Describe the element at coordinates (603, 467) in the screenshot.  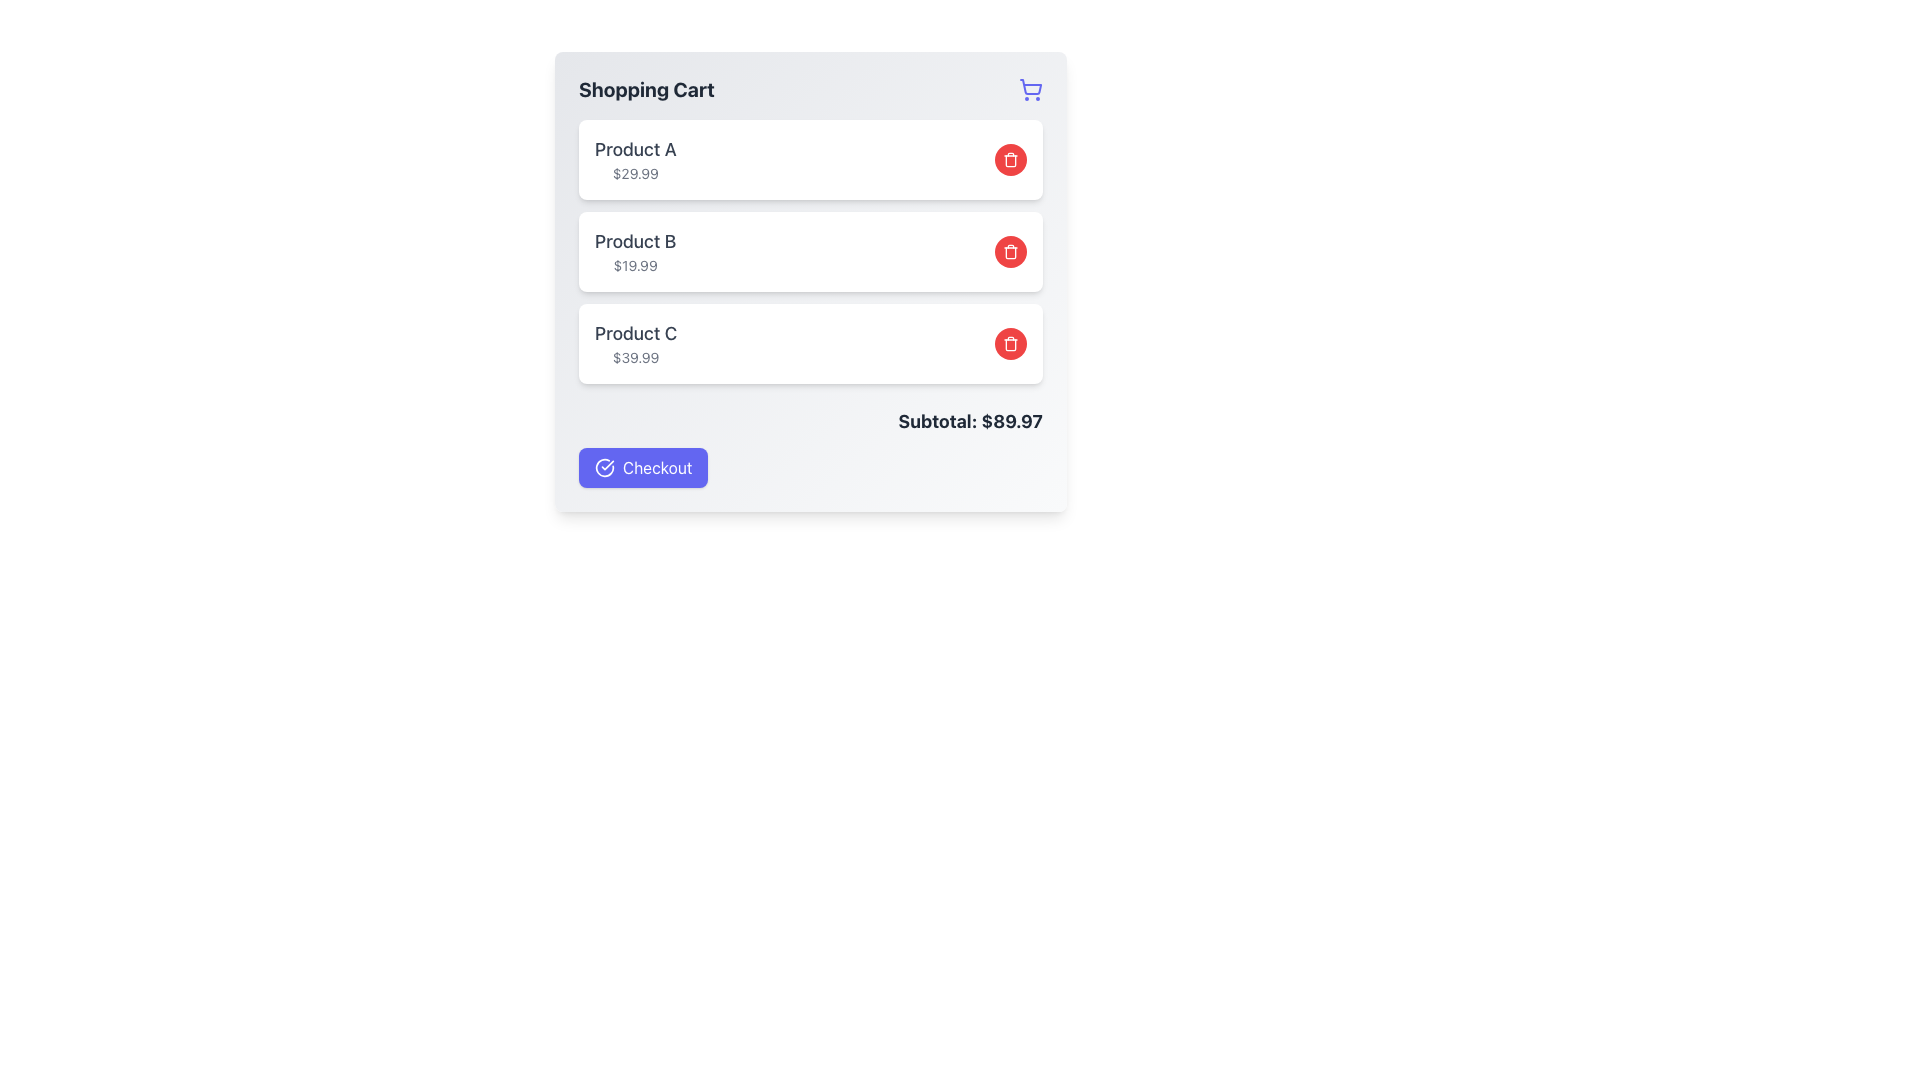
I see `the checkmark icon graphic located on the left side of the 'Checkout' button at the bottom-left corner of the shopping cart interface` at that location.